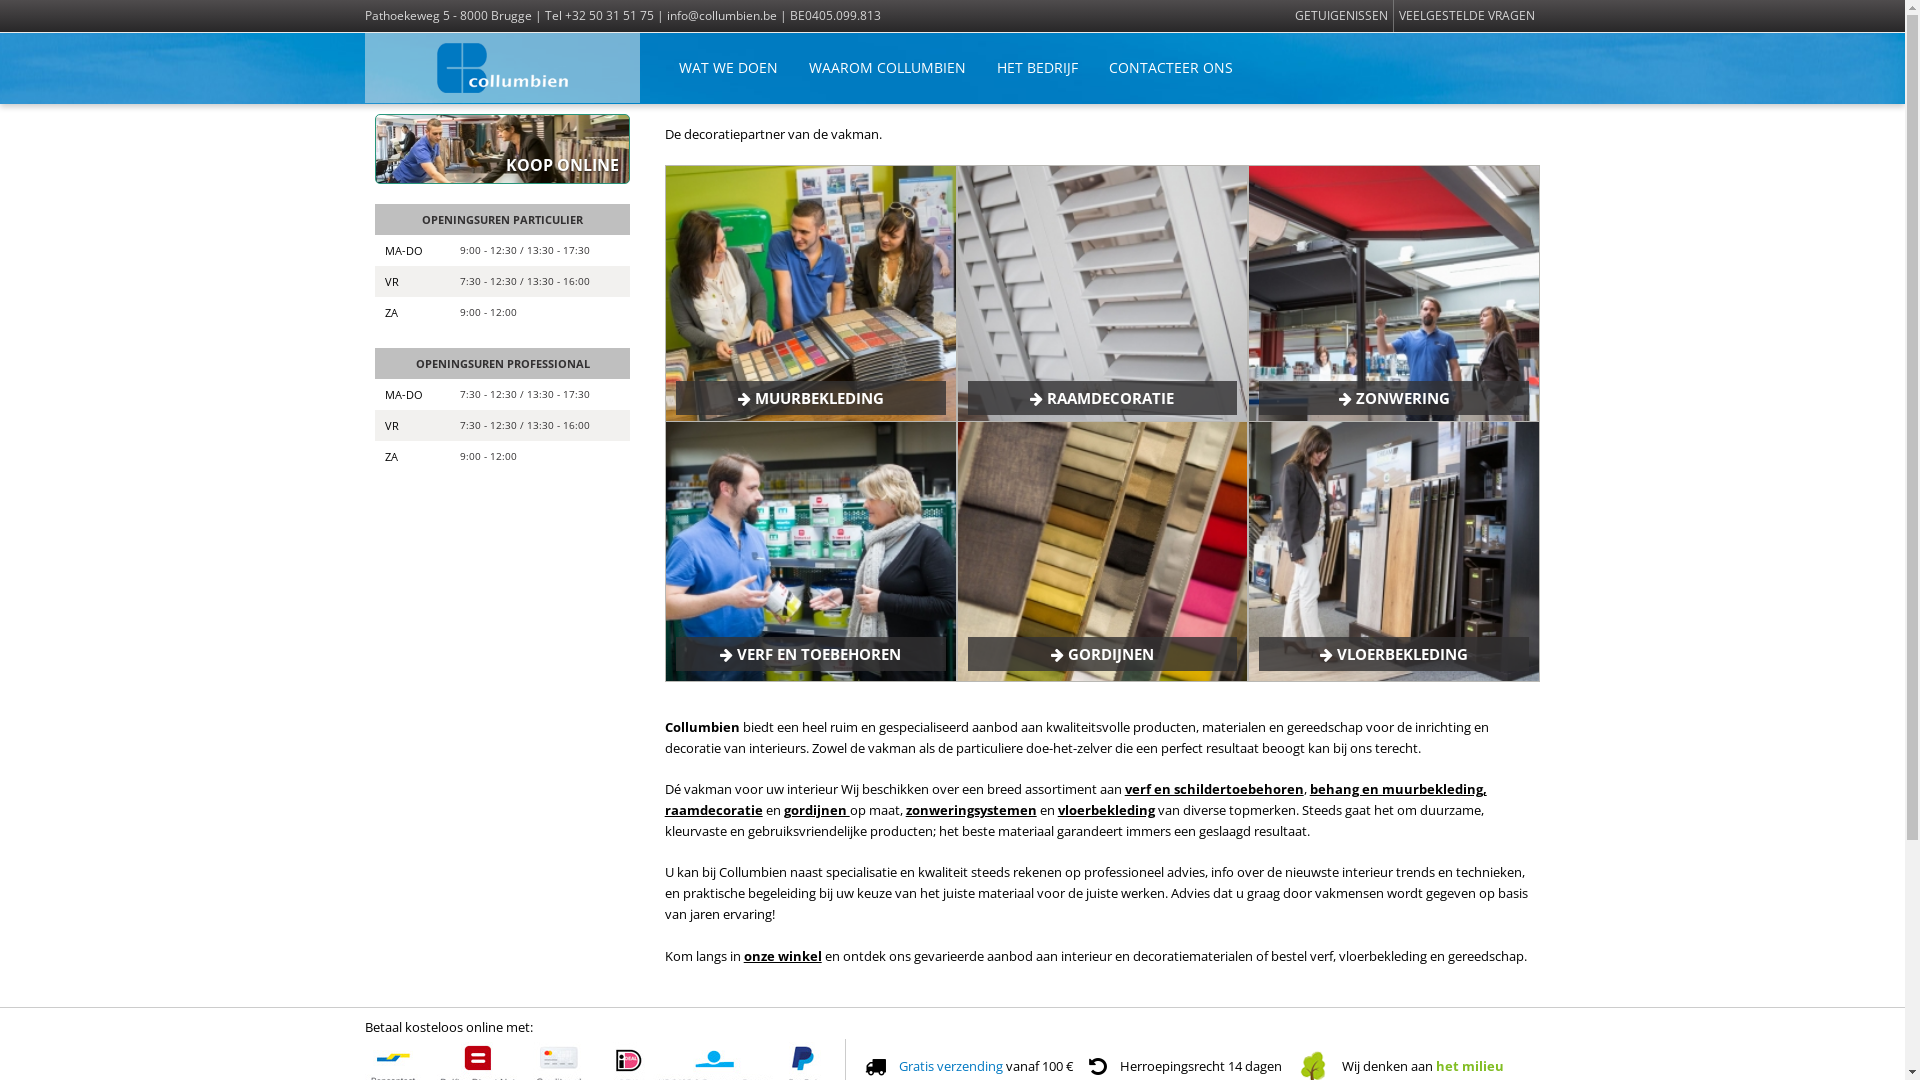  I want to click on 'KOOP ONLINE', so click(503, 148).